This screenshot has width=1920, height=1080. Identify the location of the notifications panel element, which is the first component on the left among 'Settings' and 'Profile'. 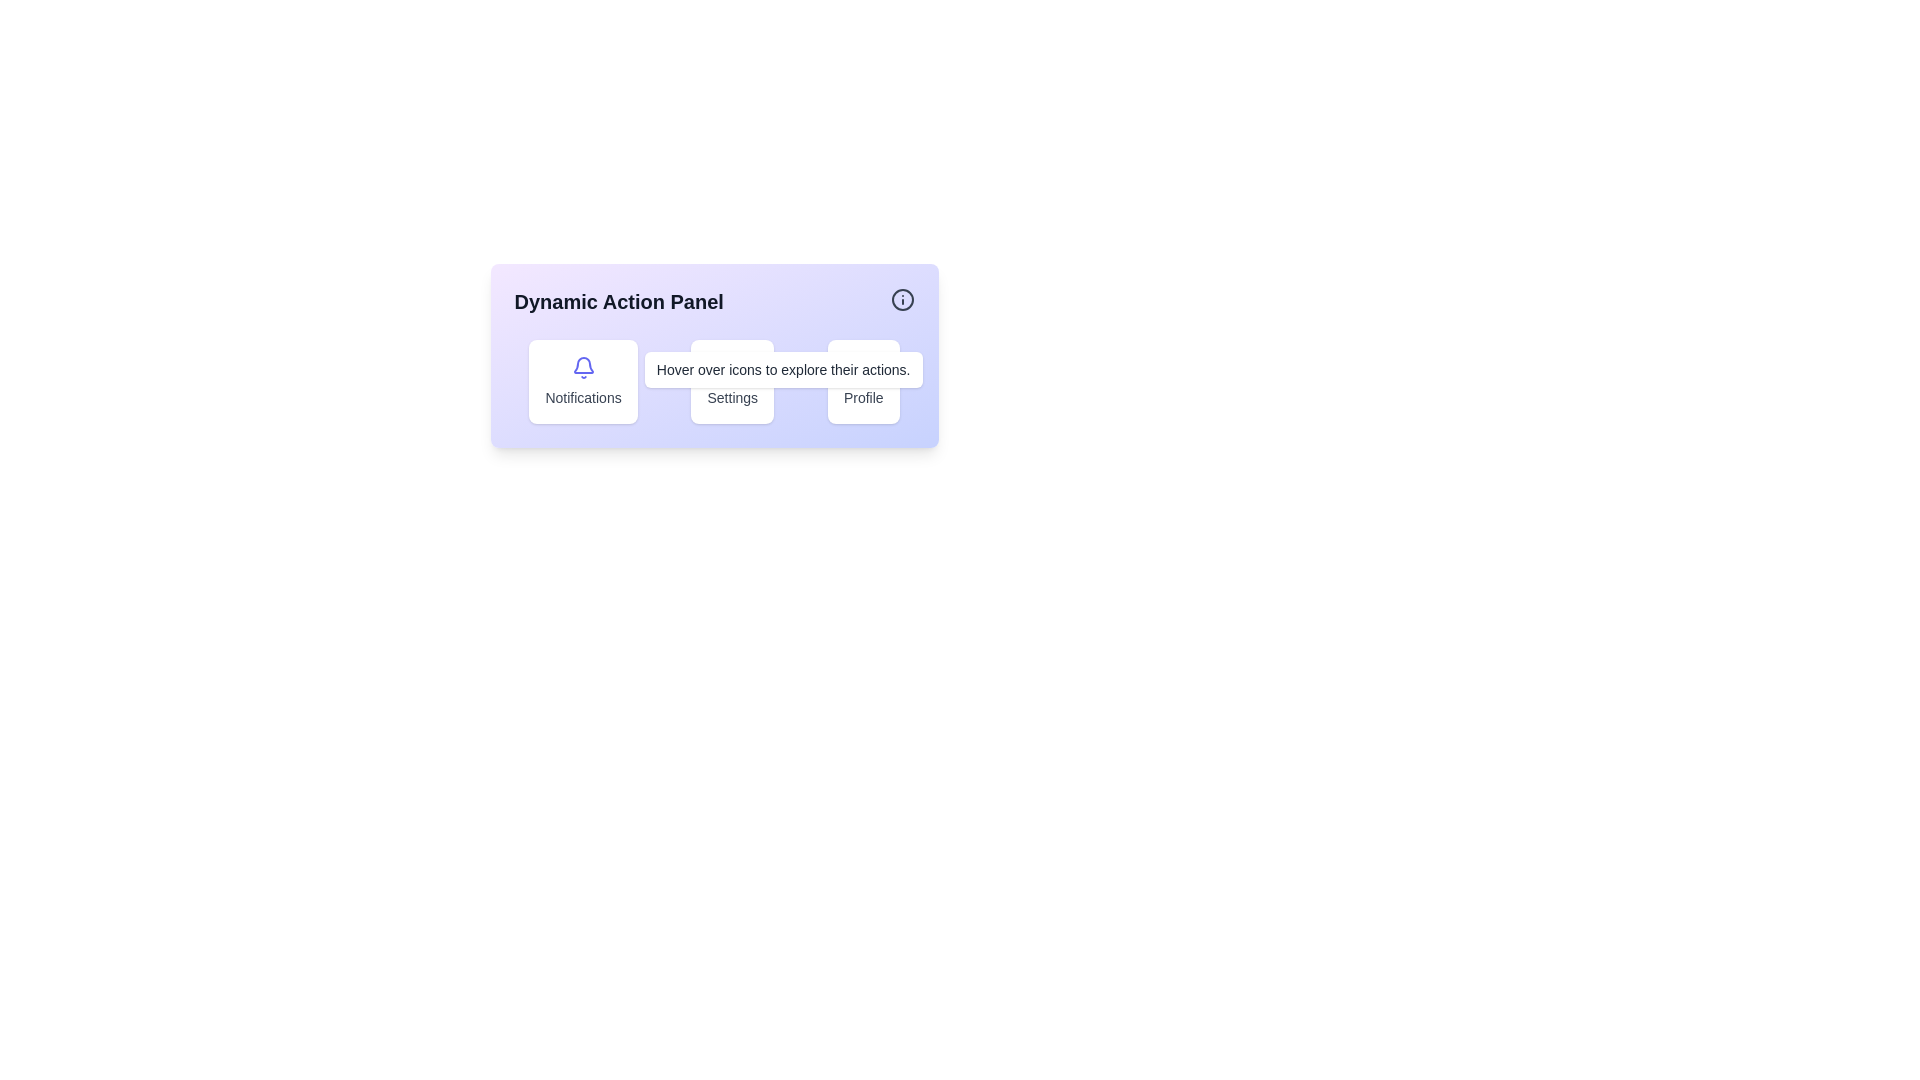
(582, 381).